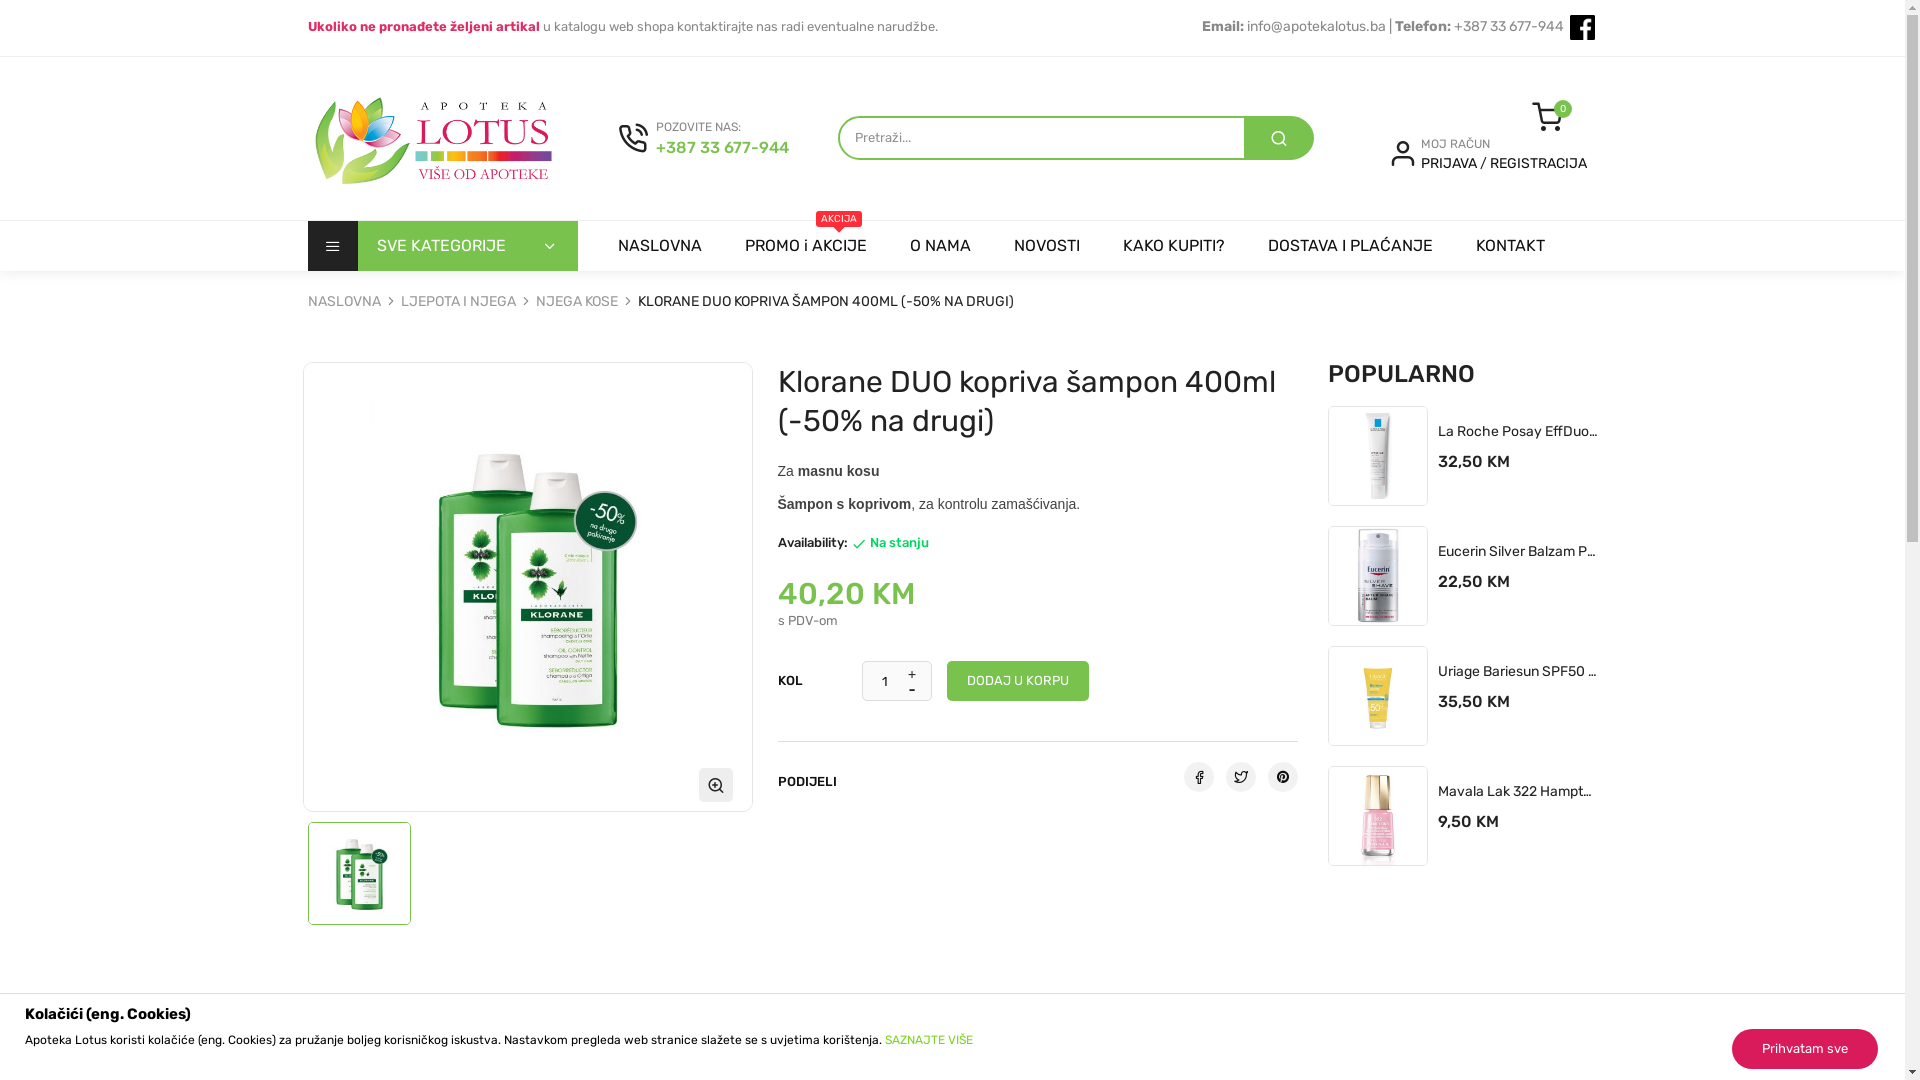 The height and width of the screenshot is (1080, 1920). What do you see at coordinates (1419, 162) in the screenshot?
I see `'PRIJAVA'` at bounding box center [1419, 162].